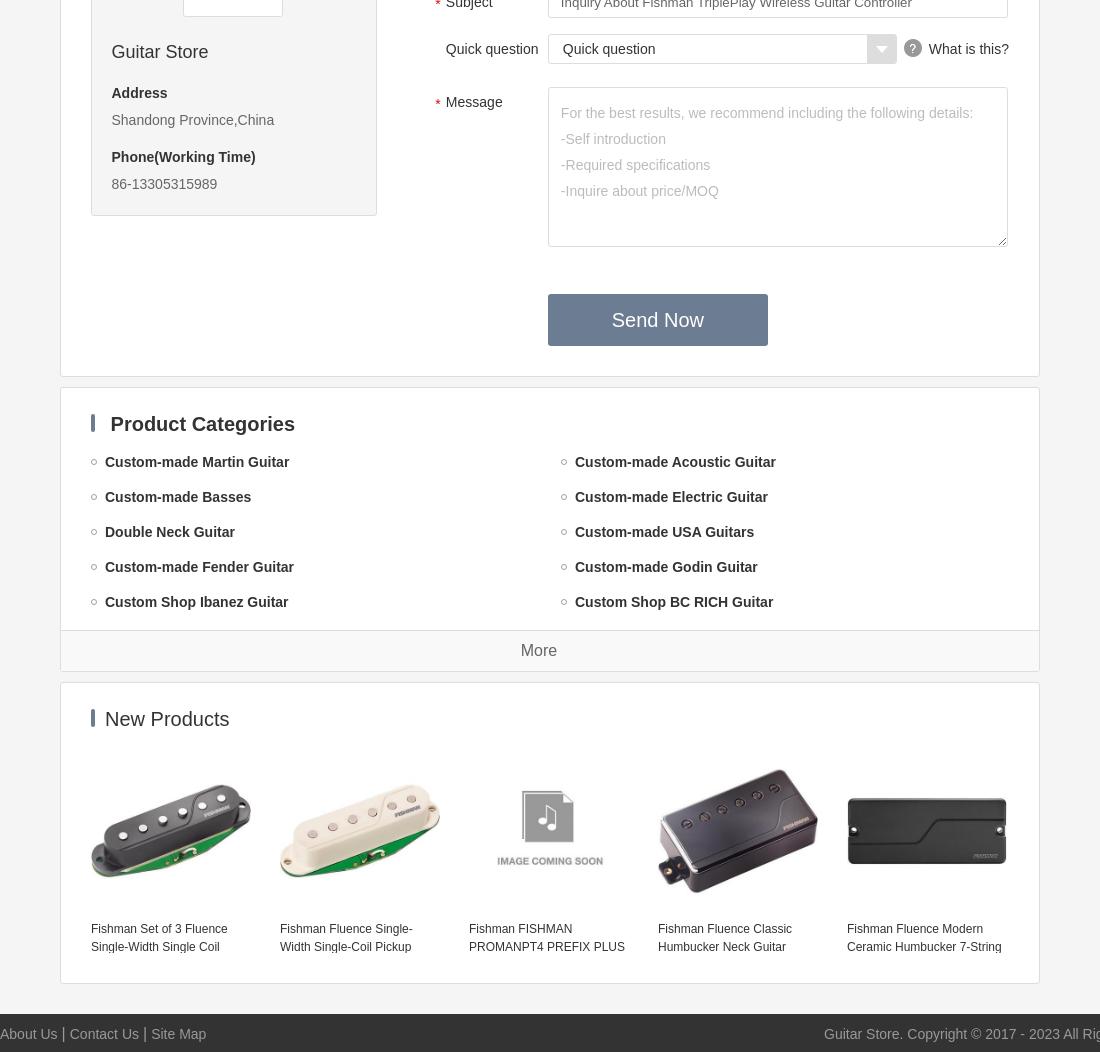 The image size is (1100, 1052). What do you see at coordinates (224, 917) in the screenshot?
I see `'Custom-made Black Machine Guitar'` at bounding box center [224, 917].